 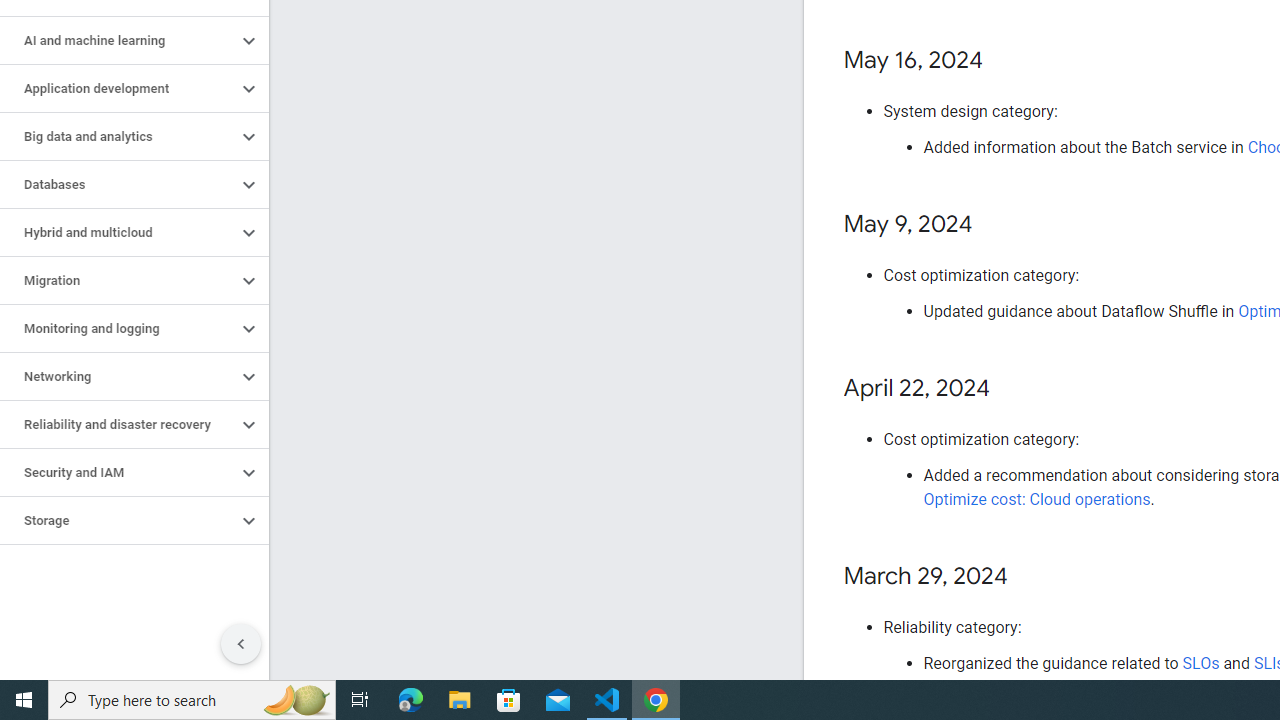 What do you see at coordinates (117, 424) in the screenshot?
I see `'Reliability and disaster recovery'` at bounding box center [117, 424].